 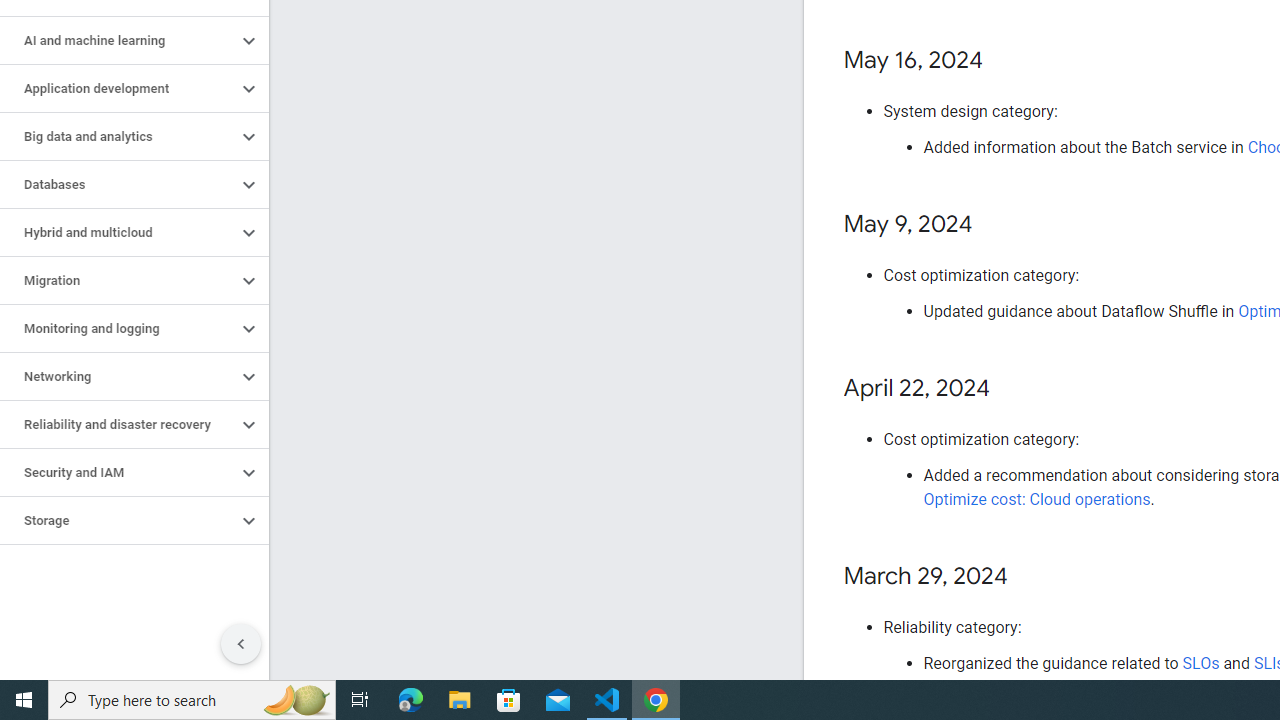 What do you see at coordinates (117, 424) in the screenshot?
I see `'Reliability and disaster recovery'` at bounding box center [117, 424].